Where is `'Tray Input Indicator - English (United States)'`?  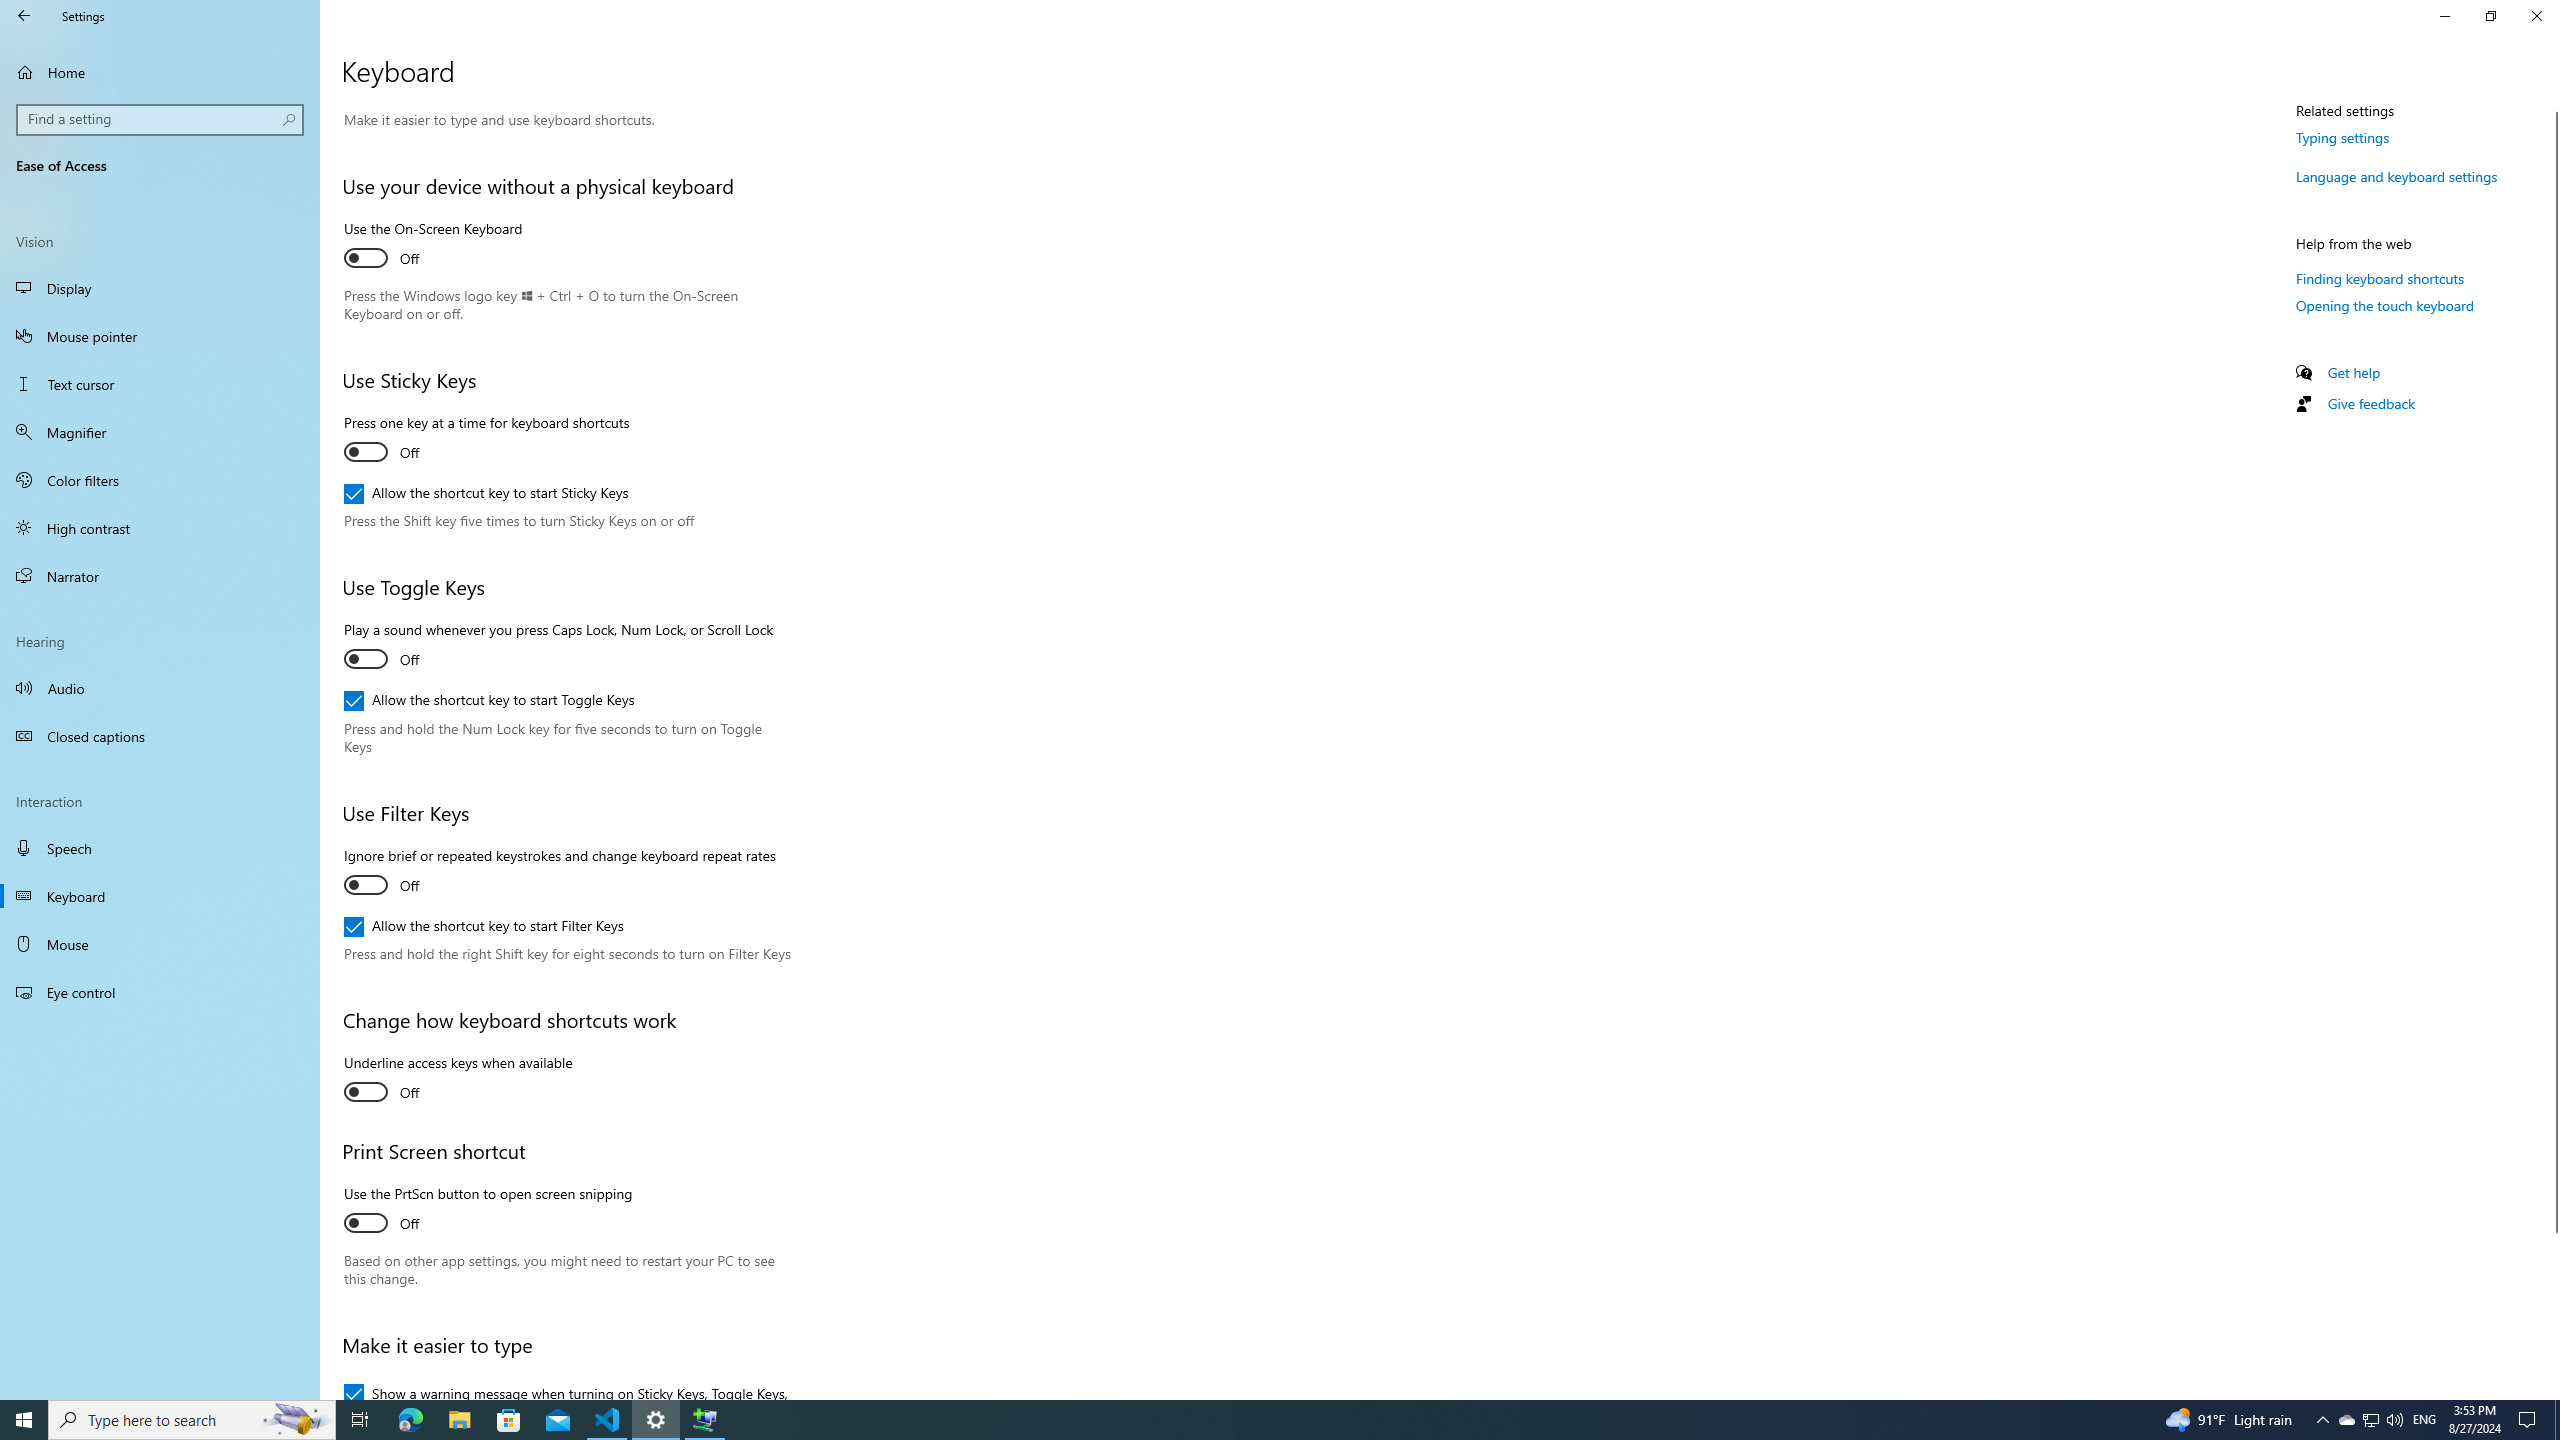
'Tray Input Indicator - English (United States)' is located at coordinates (2424, 1418).